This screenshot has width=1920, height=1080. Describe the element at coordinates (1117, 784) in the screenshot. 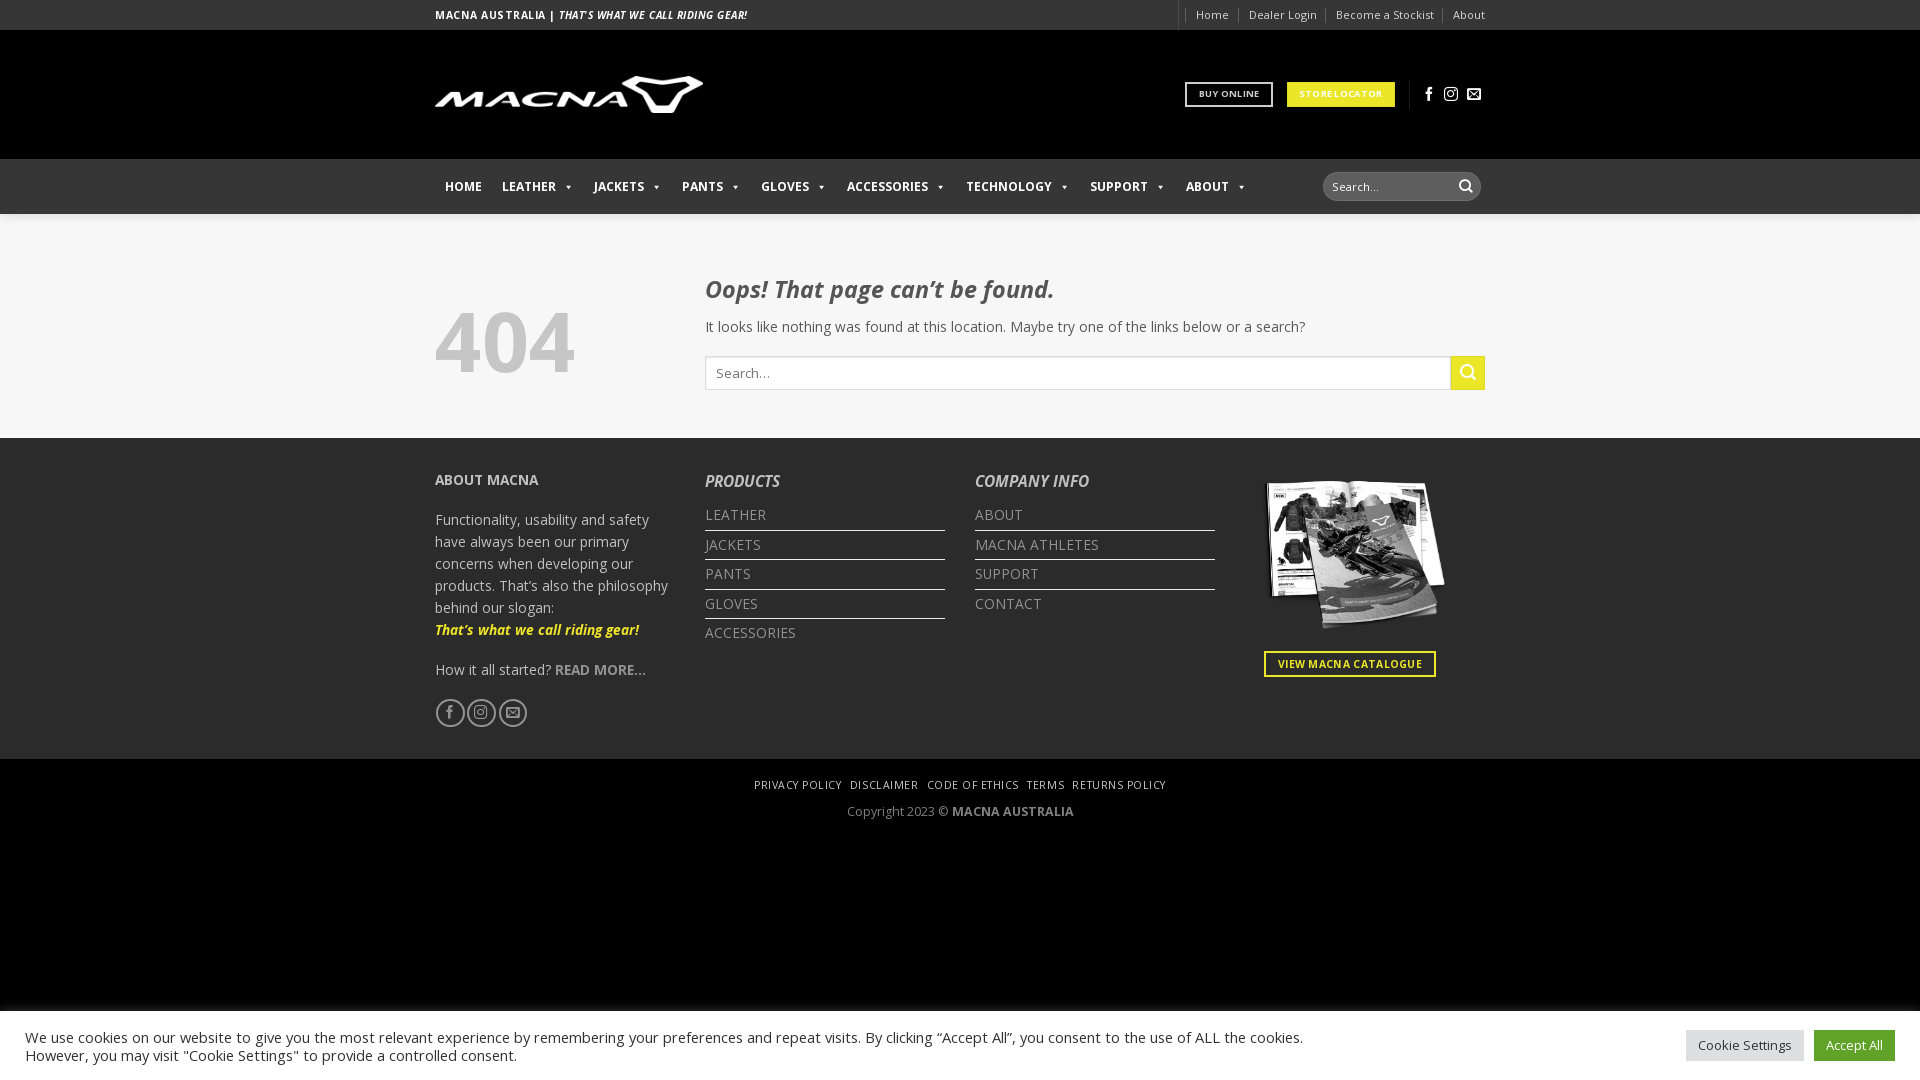

I see `'RETURNS POLICY'` at that location.